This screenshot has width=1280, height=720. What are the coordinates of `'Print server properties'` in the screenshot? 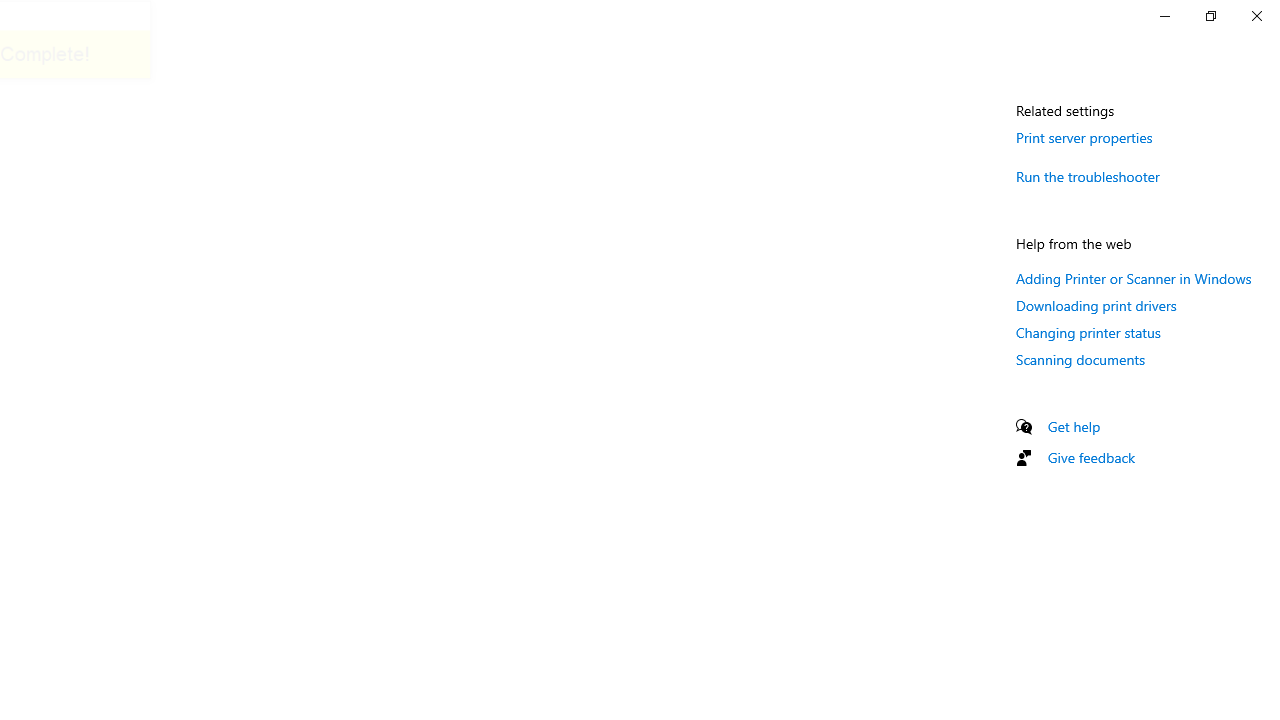 It's located at (1083, 136).